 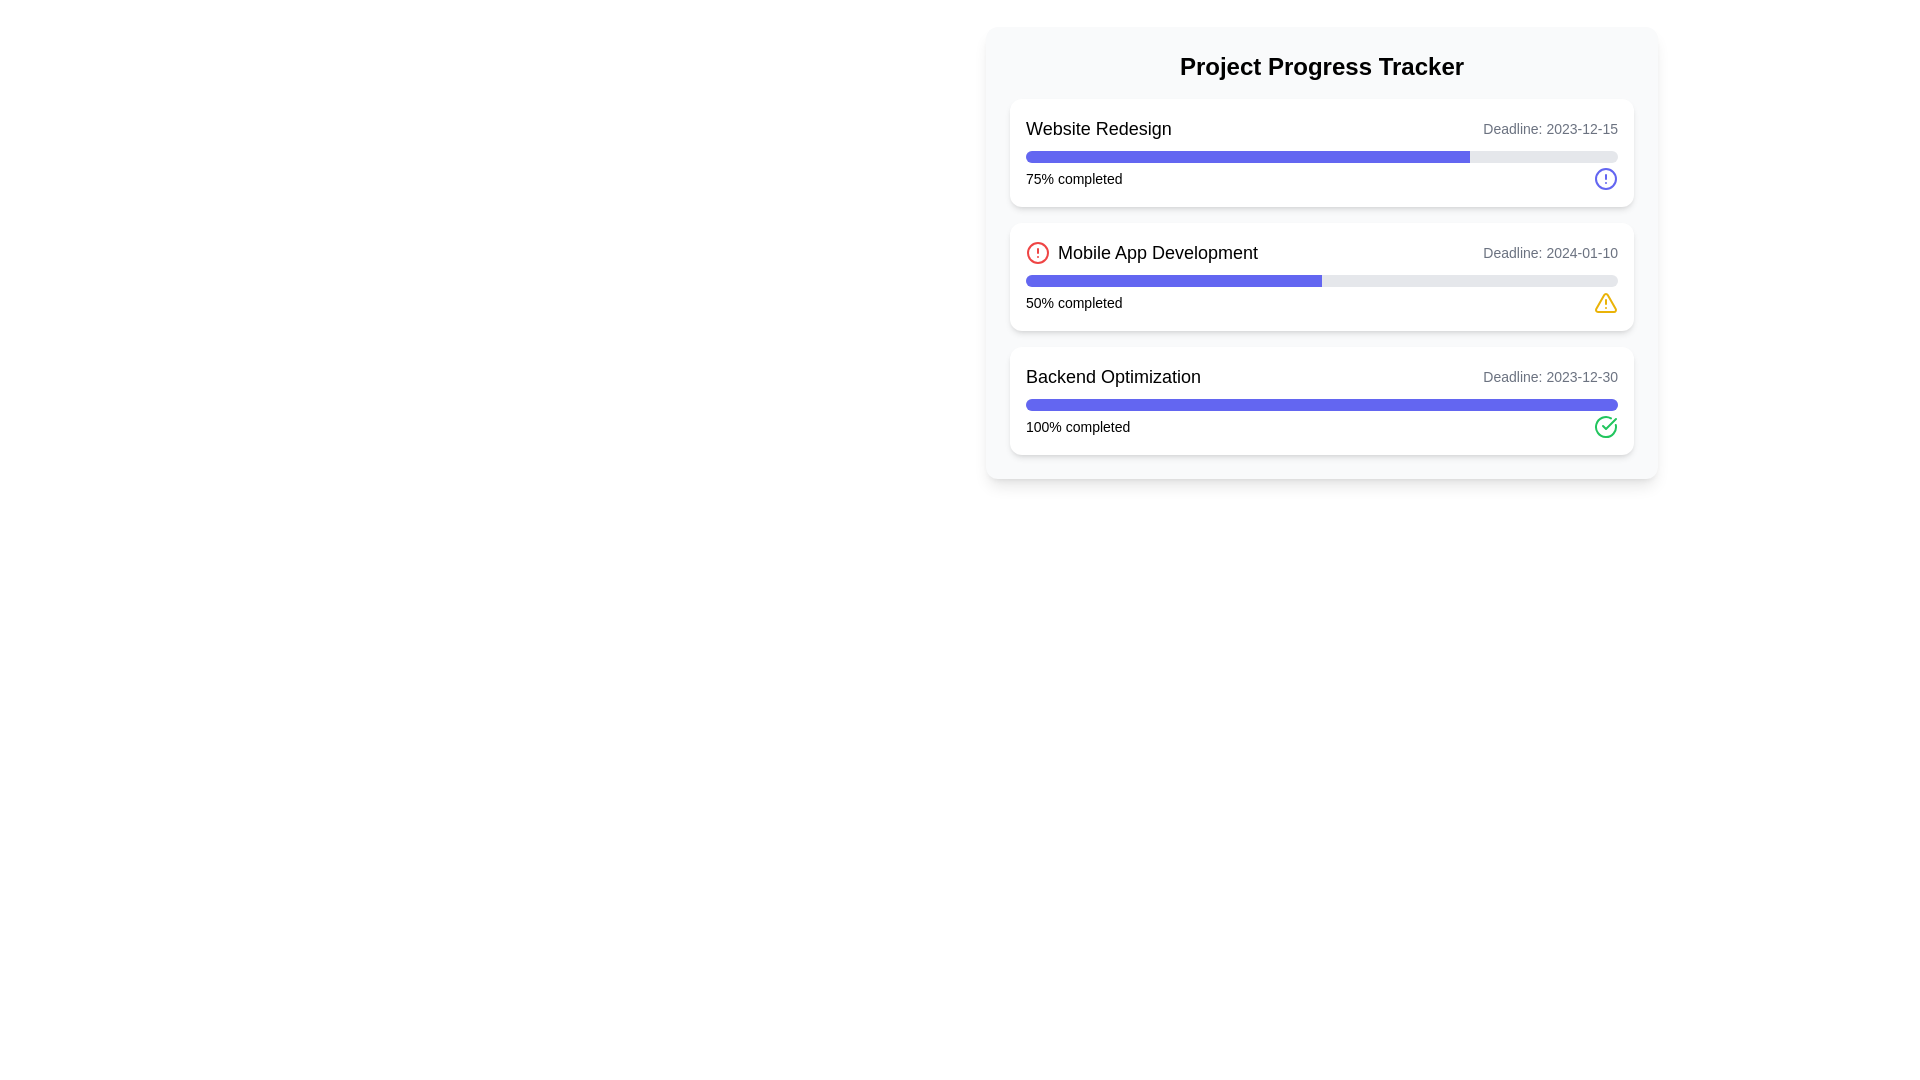 What do you see at coordinates (1606, 303) in the screenshot?
I see `the caution icon located at the far right of the 'Mobile App Development' tracker row to associate it with the progress tracker` at bounding box center [1606, 303].